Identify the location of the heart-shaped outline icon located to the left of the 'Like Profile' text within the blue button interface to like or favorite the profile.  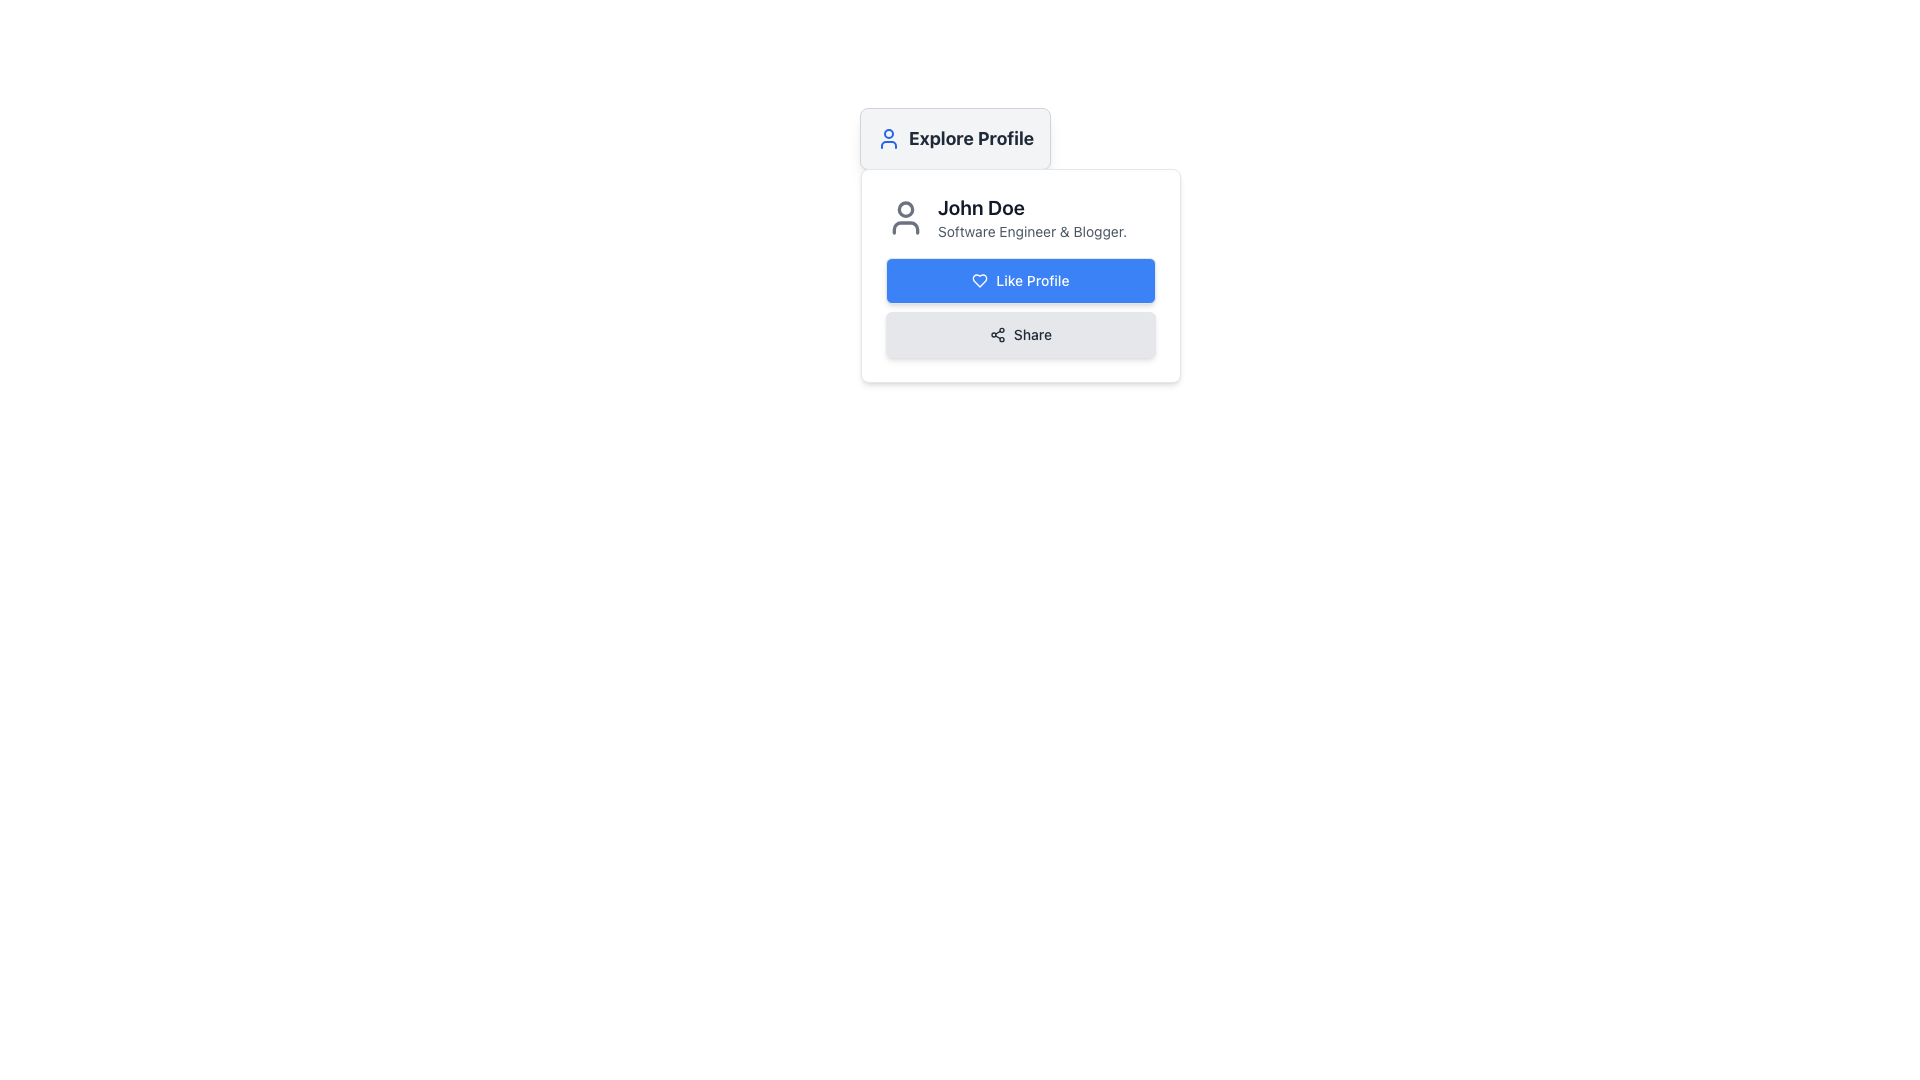
(980, 281).